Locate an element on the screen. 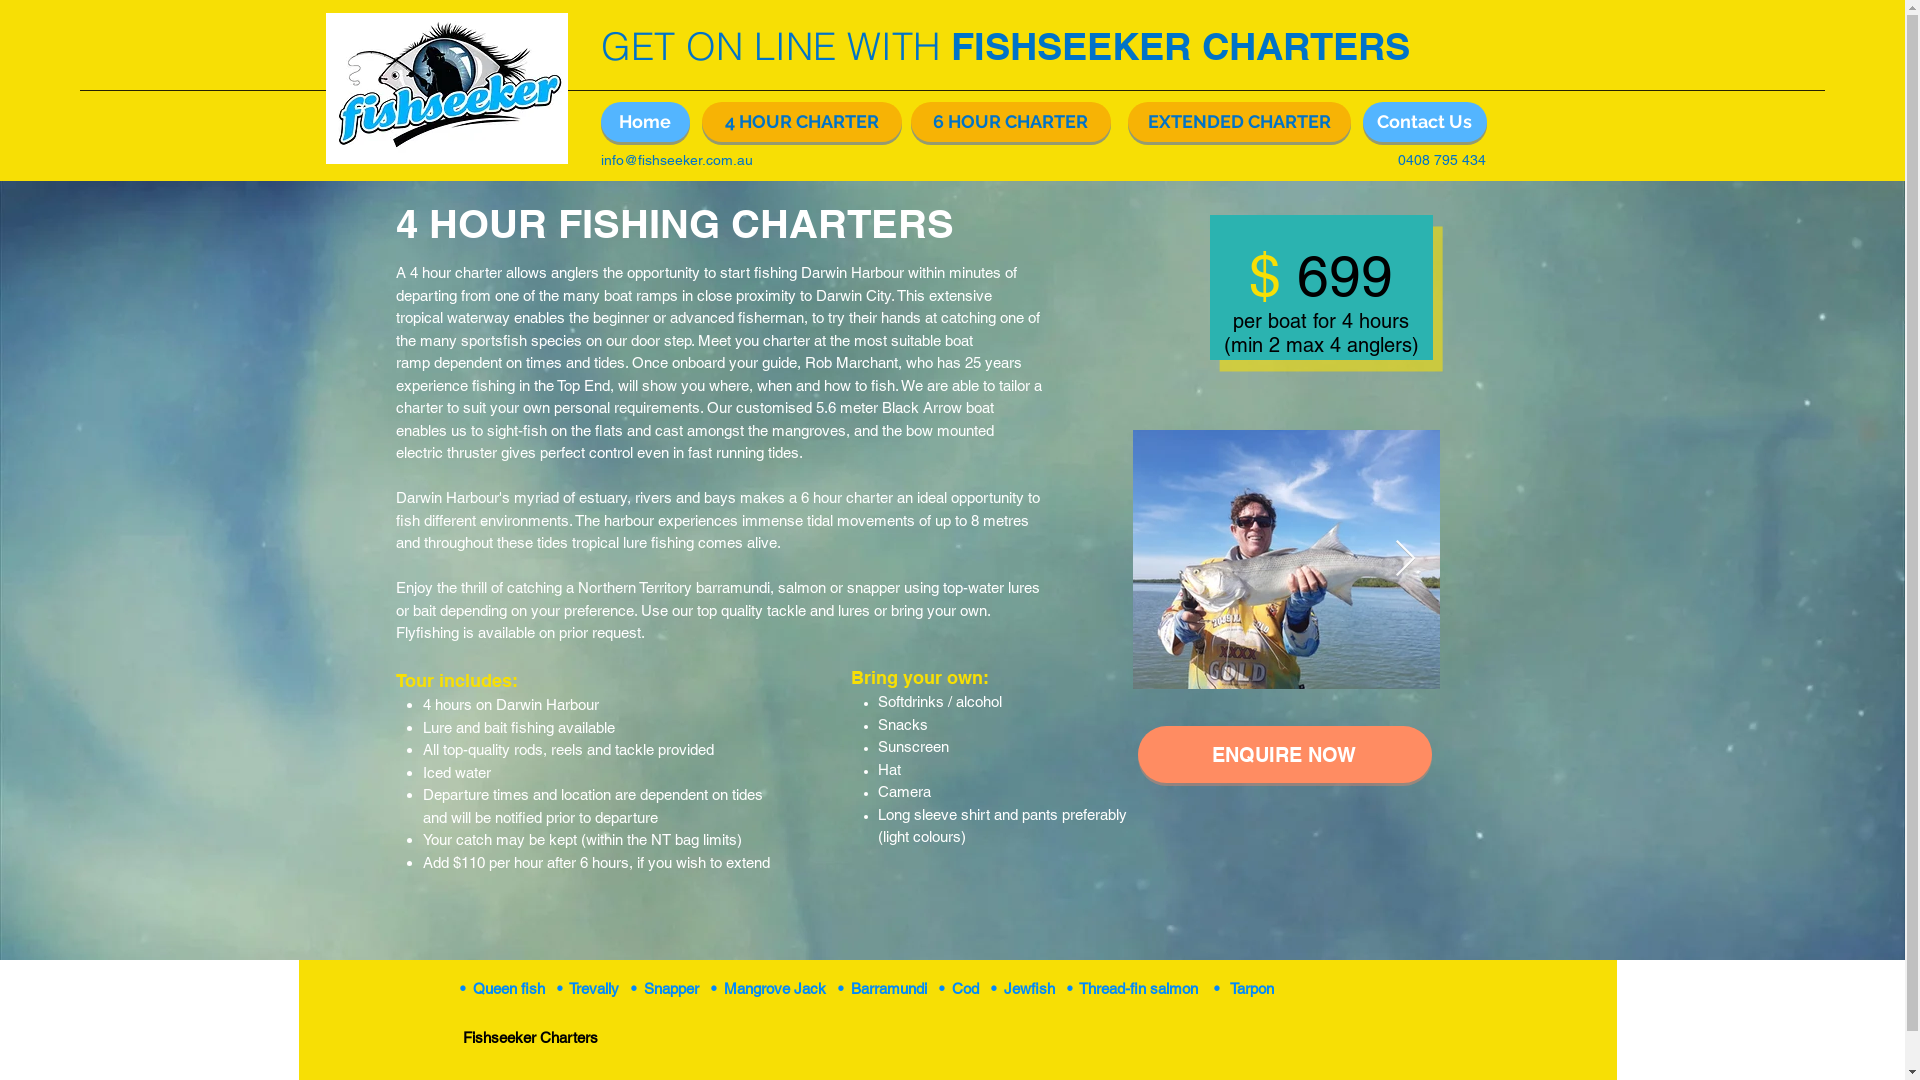 This screenshot has width=1920, height=1080. 'info@fishseeker.com.au' is located at coordinates (676, 158).